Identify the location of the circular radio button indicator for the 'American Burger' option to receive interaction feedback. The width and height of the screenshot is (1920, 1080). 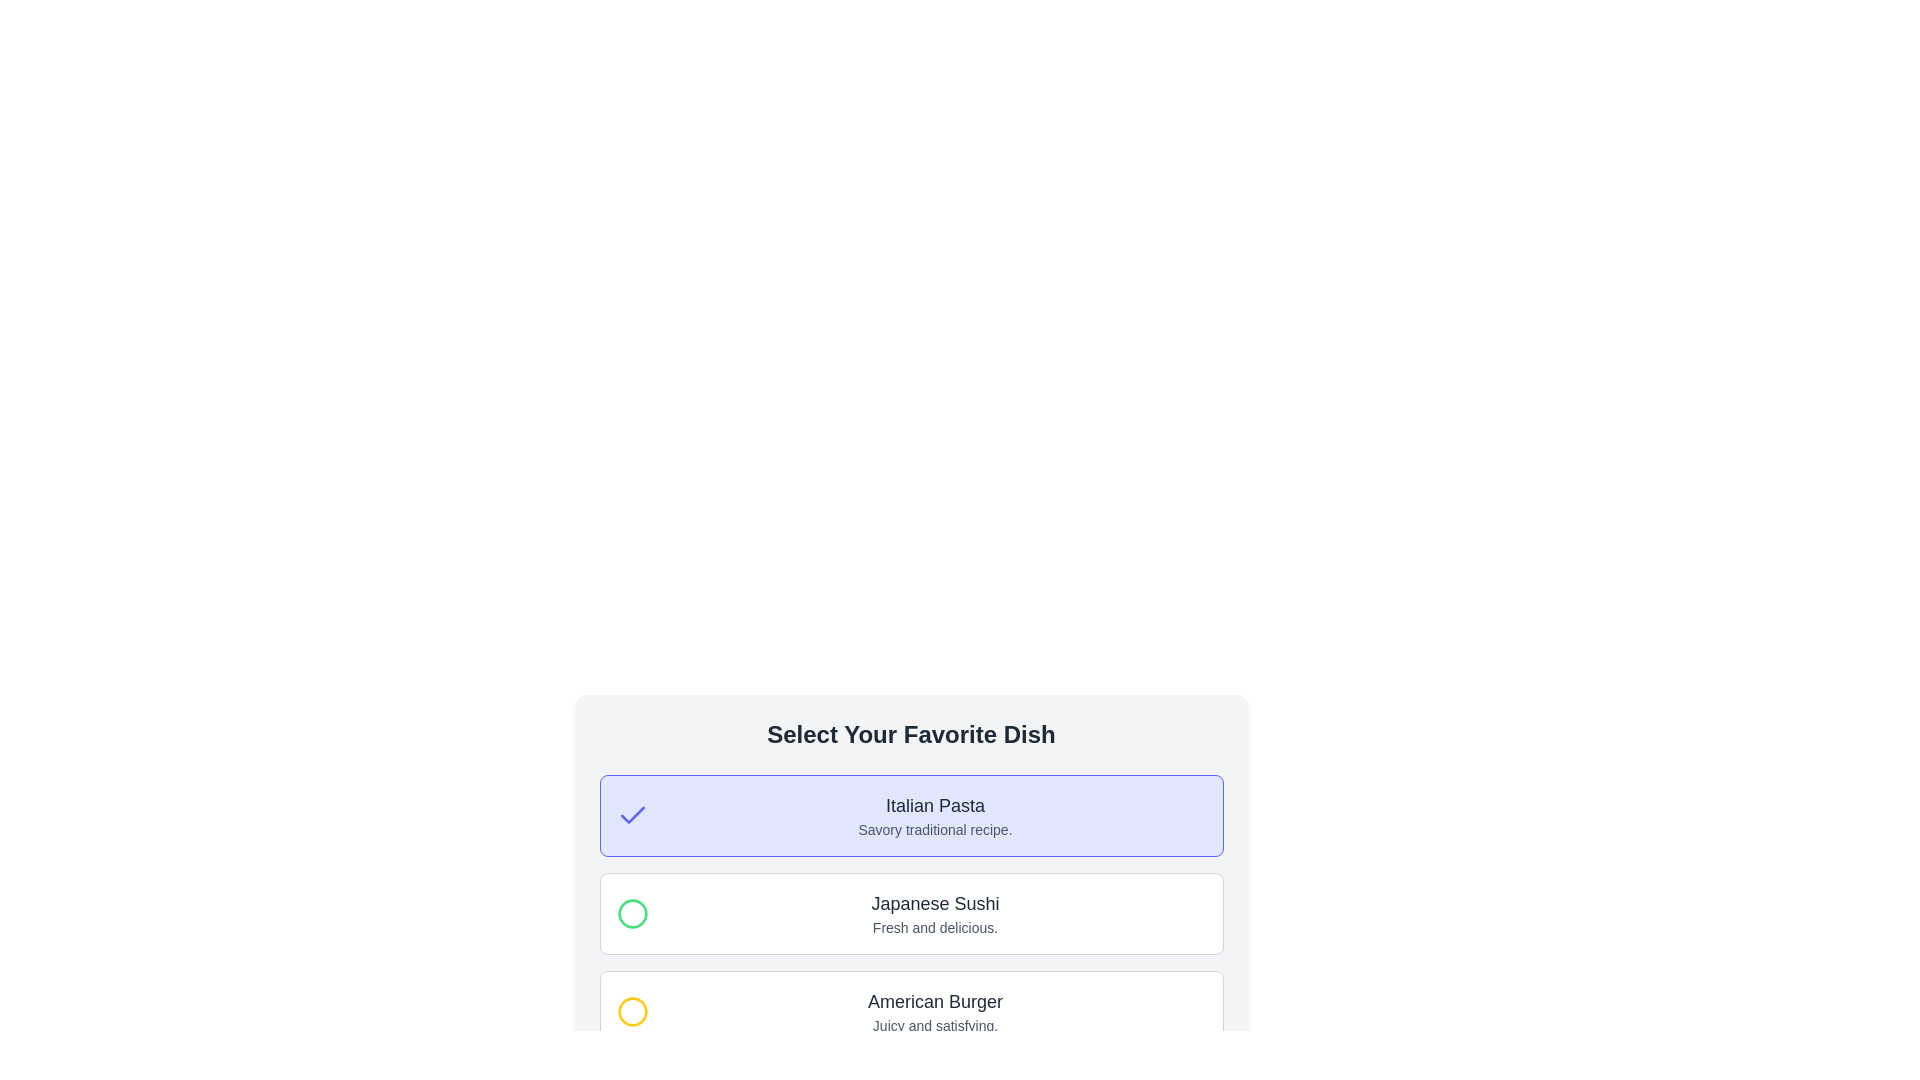
(631, 1011).